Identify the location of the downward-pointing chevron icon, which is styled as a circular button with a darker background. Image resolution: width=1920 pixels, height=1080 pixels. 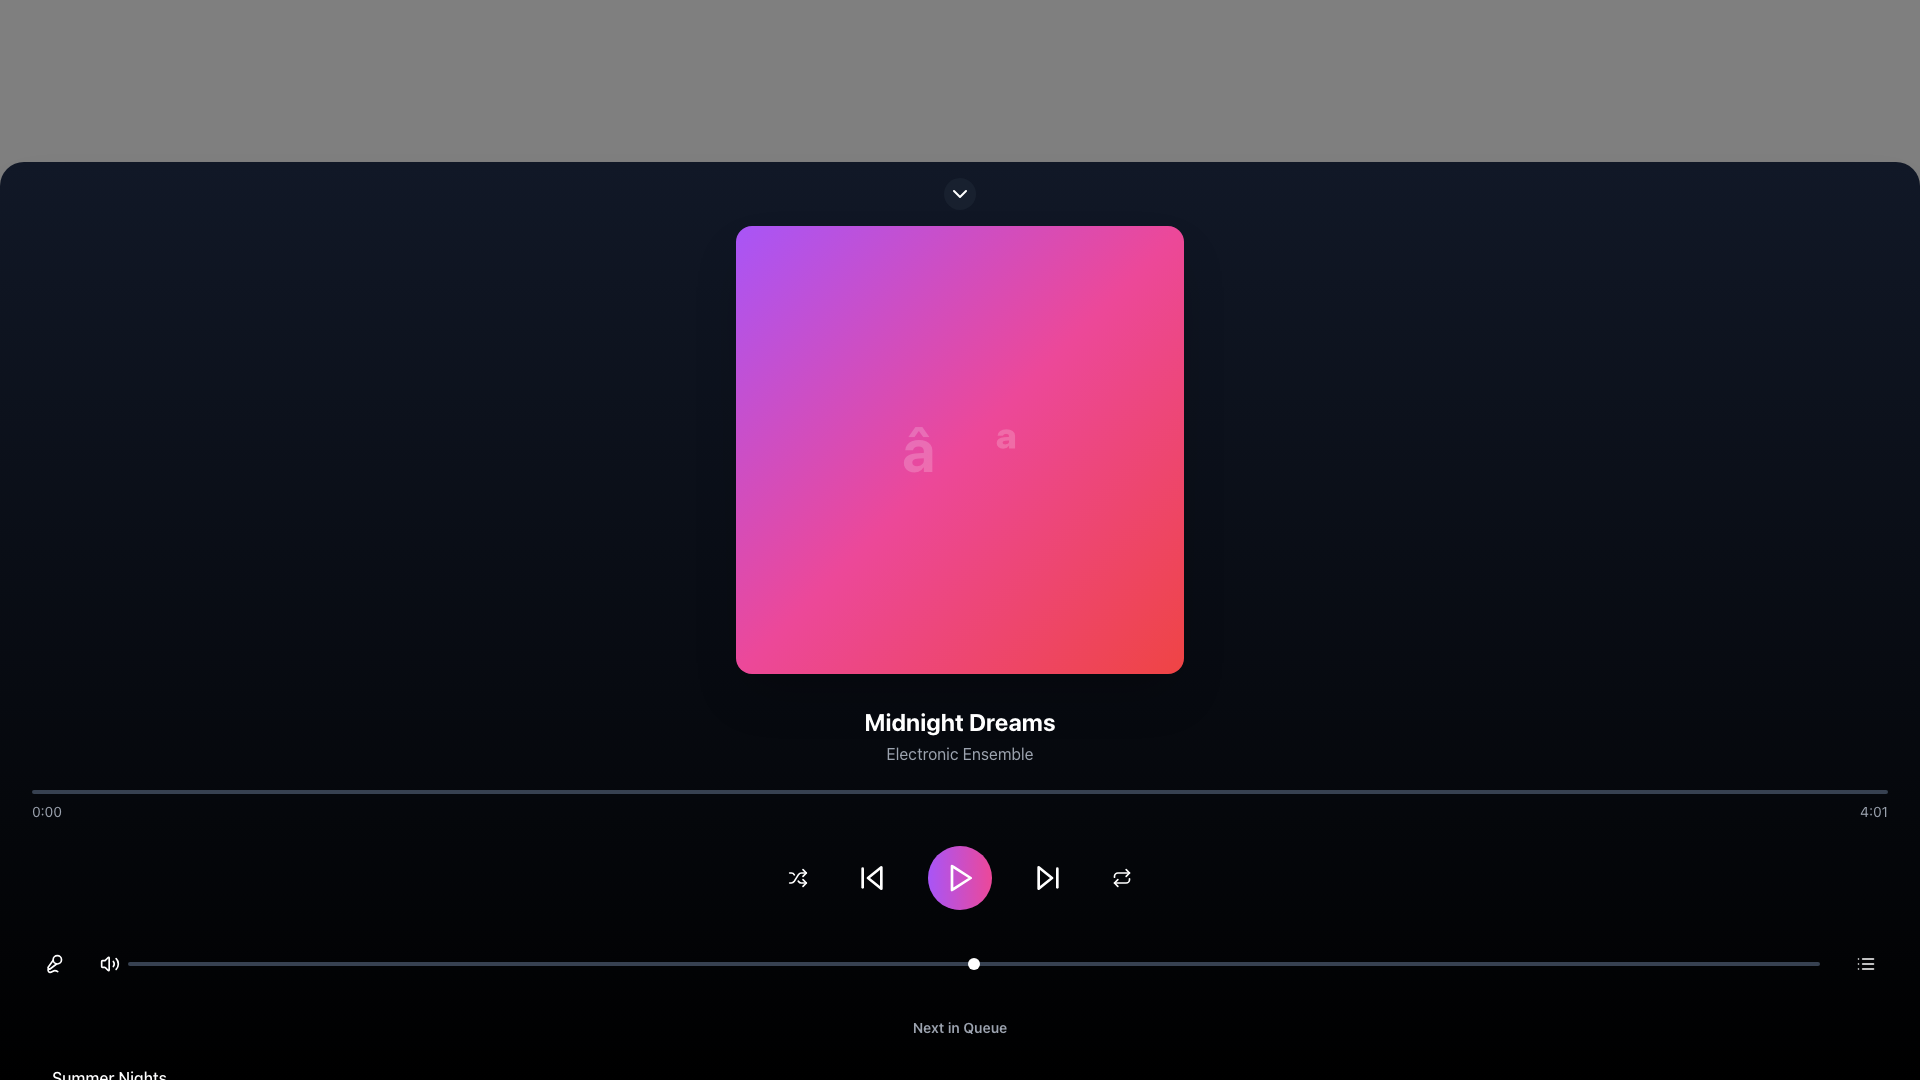
(960, 193).